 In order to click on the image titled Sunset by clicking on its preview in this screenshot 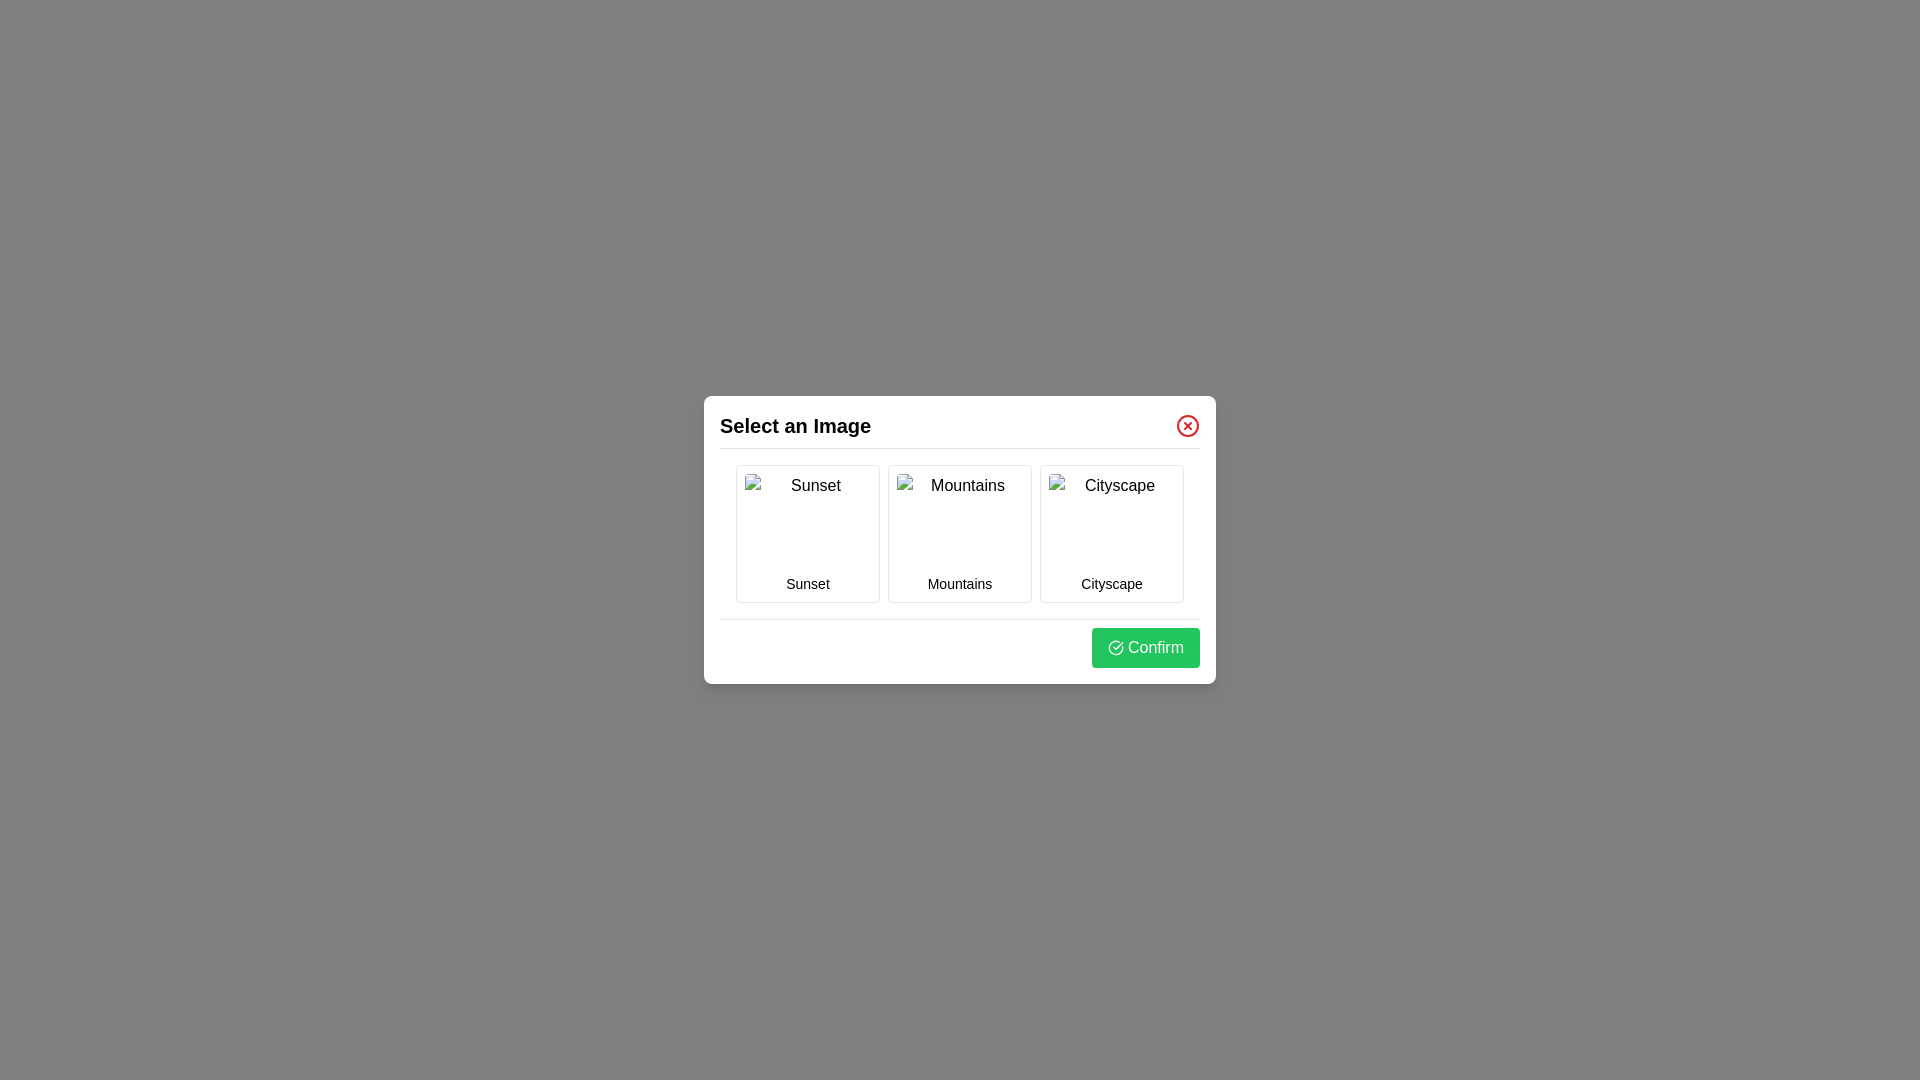, I will do `click(807, 520)`.